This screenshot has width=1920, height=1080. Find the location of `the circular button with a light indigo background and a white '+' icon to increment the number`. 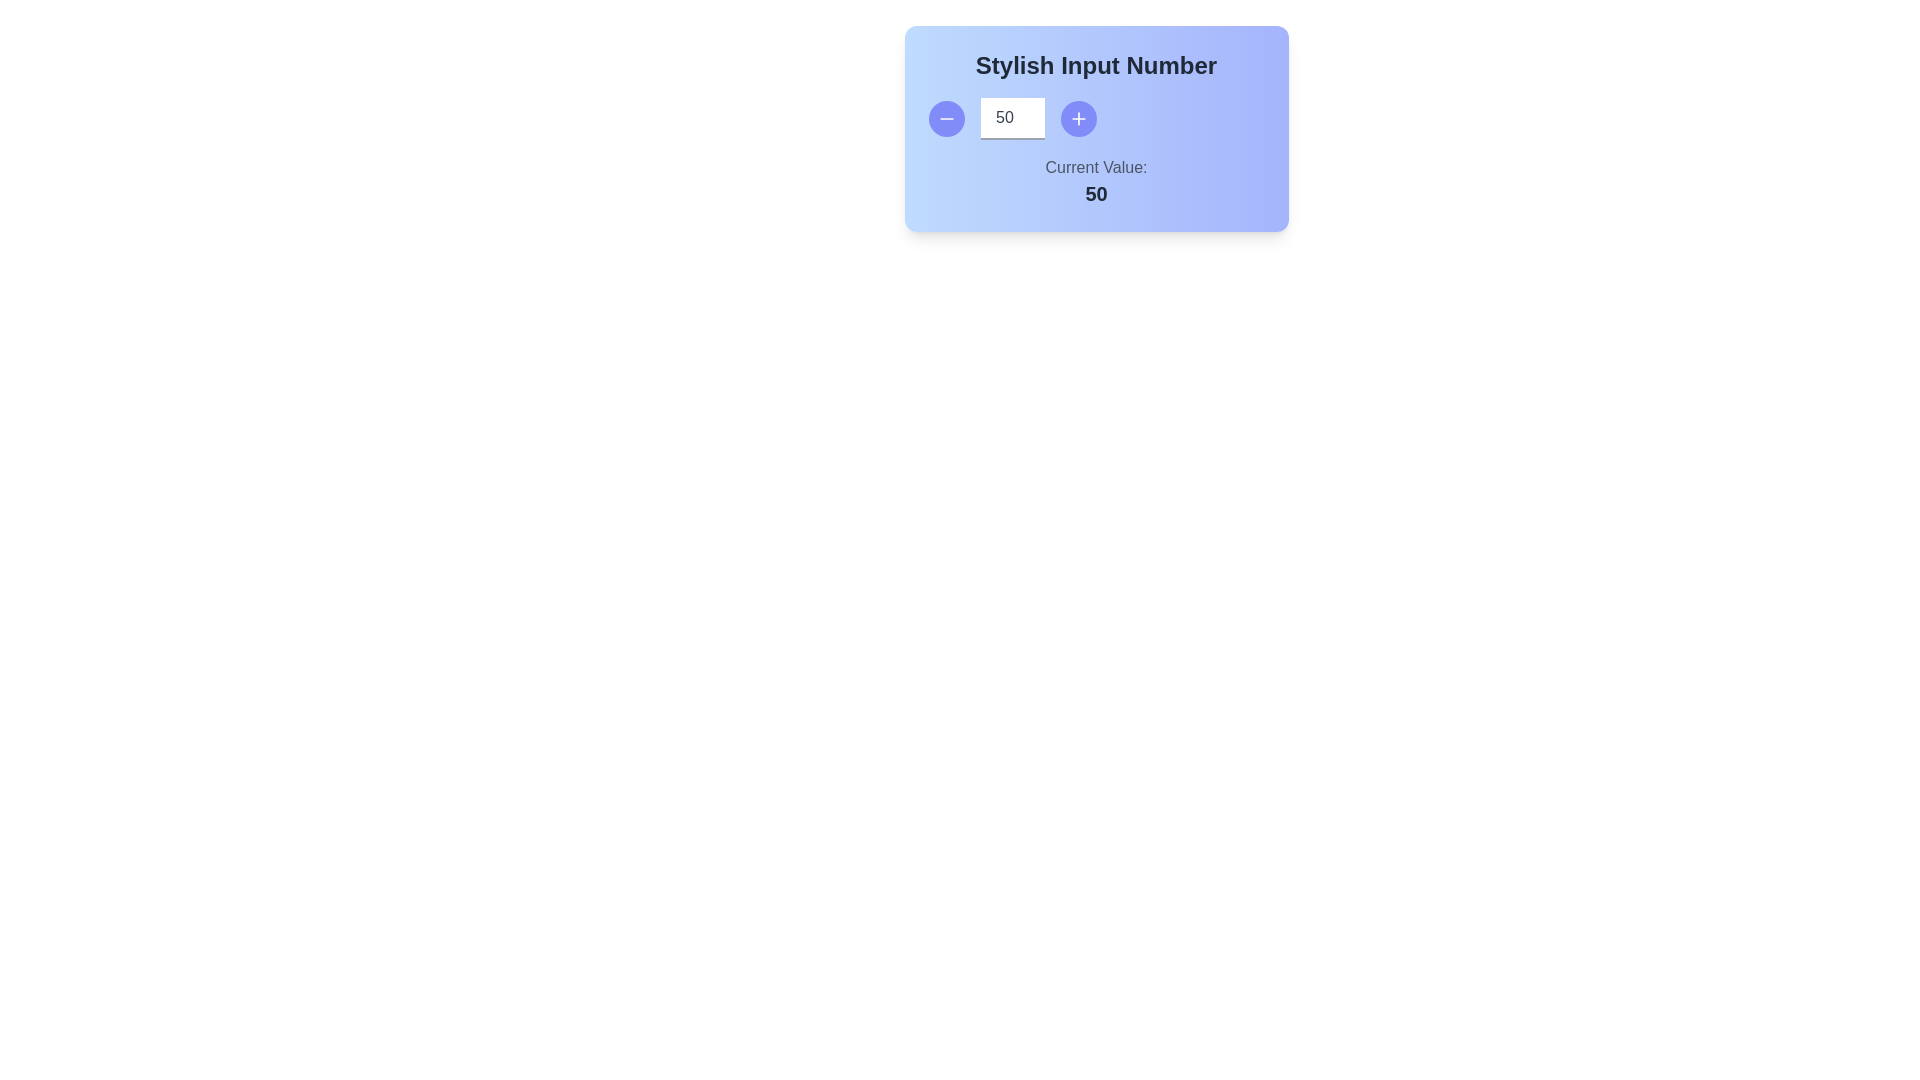

the circular button with a light indigo background and a white '+' icon to increment the number is located at coordinates (1077, 119).